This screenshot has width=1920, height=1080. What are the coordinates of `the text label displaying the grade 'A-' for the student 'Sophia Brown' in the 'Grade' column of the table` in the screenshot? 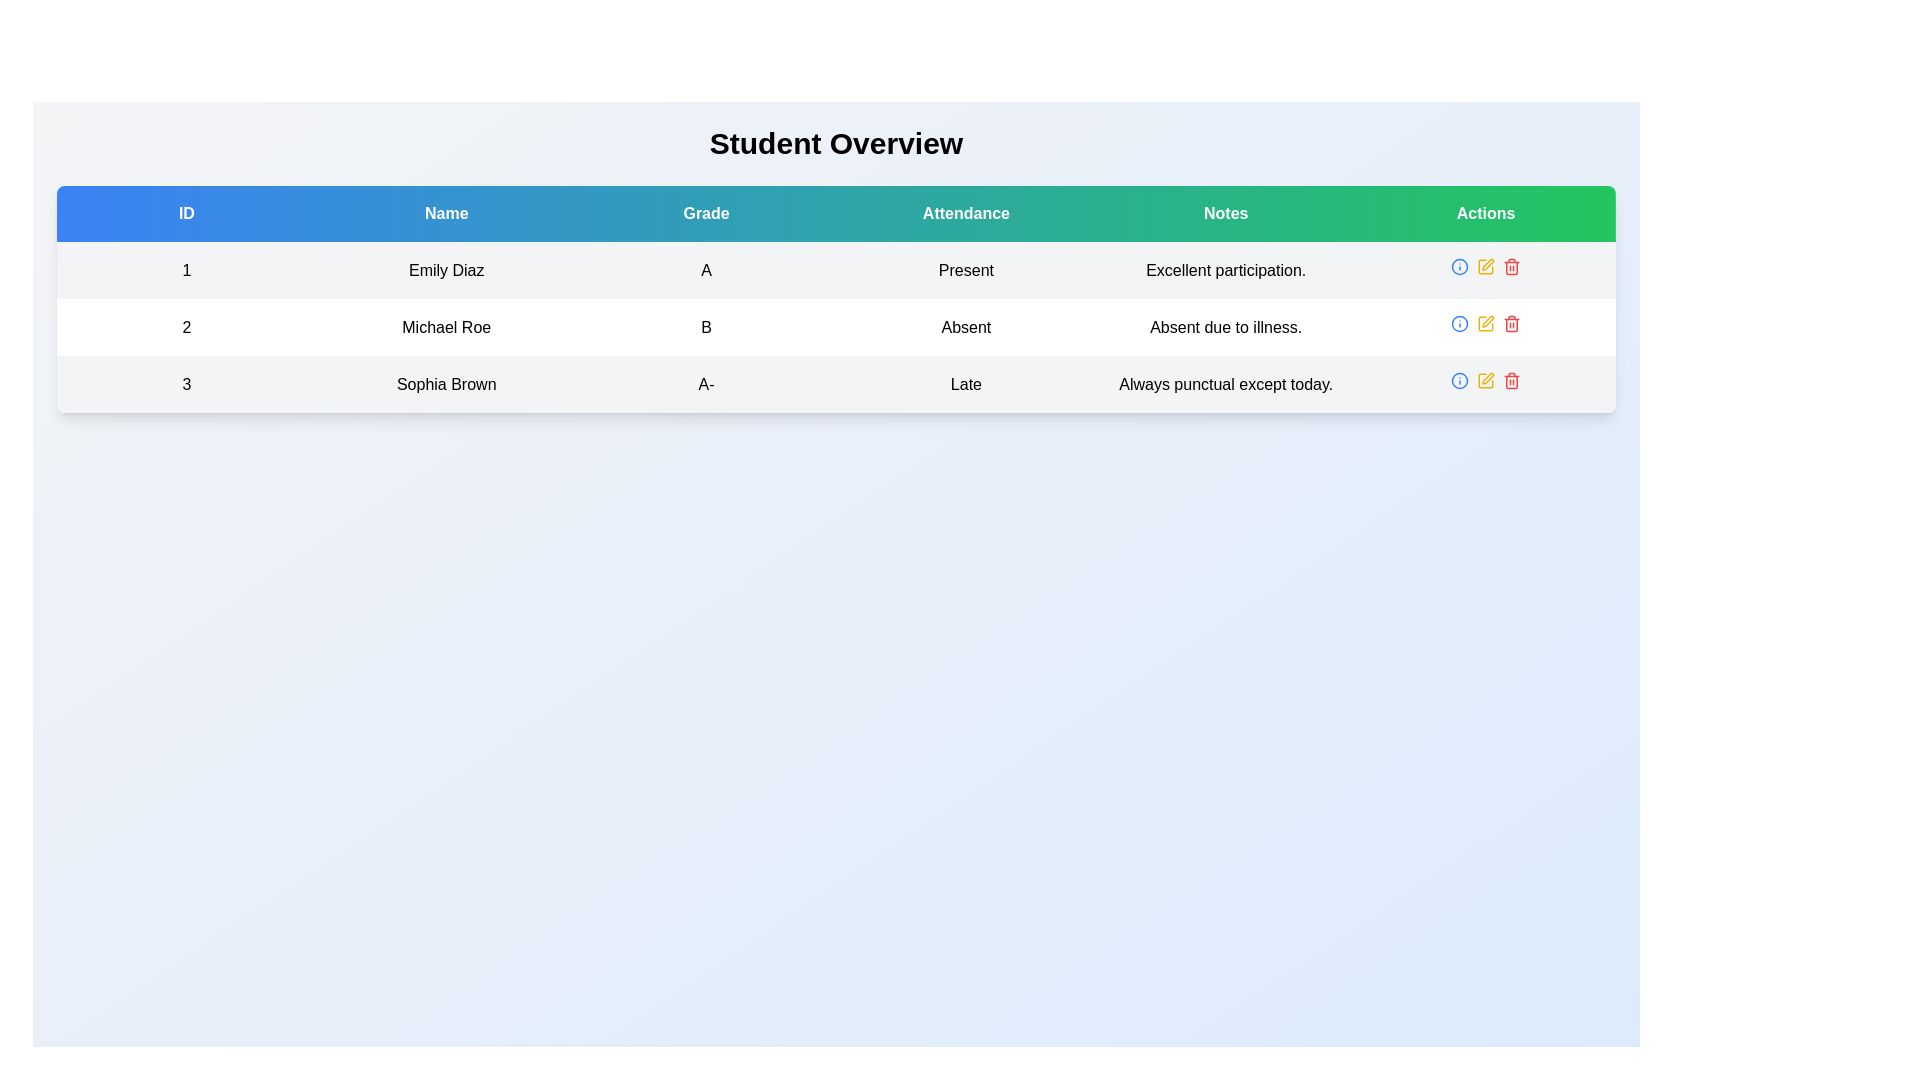 It's located at (706, 384).